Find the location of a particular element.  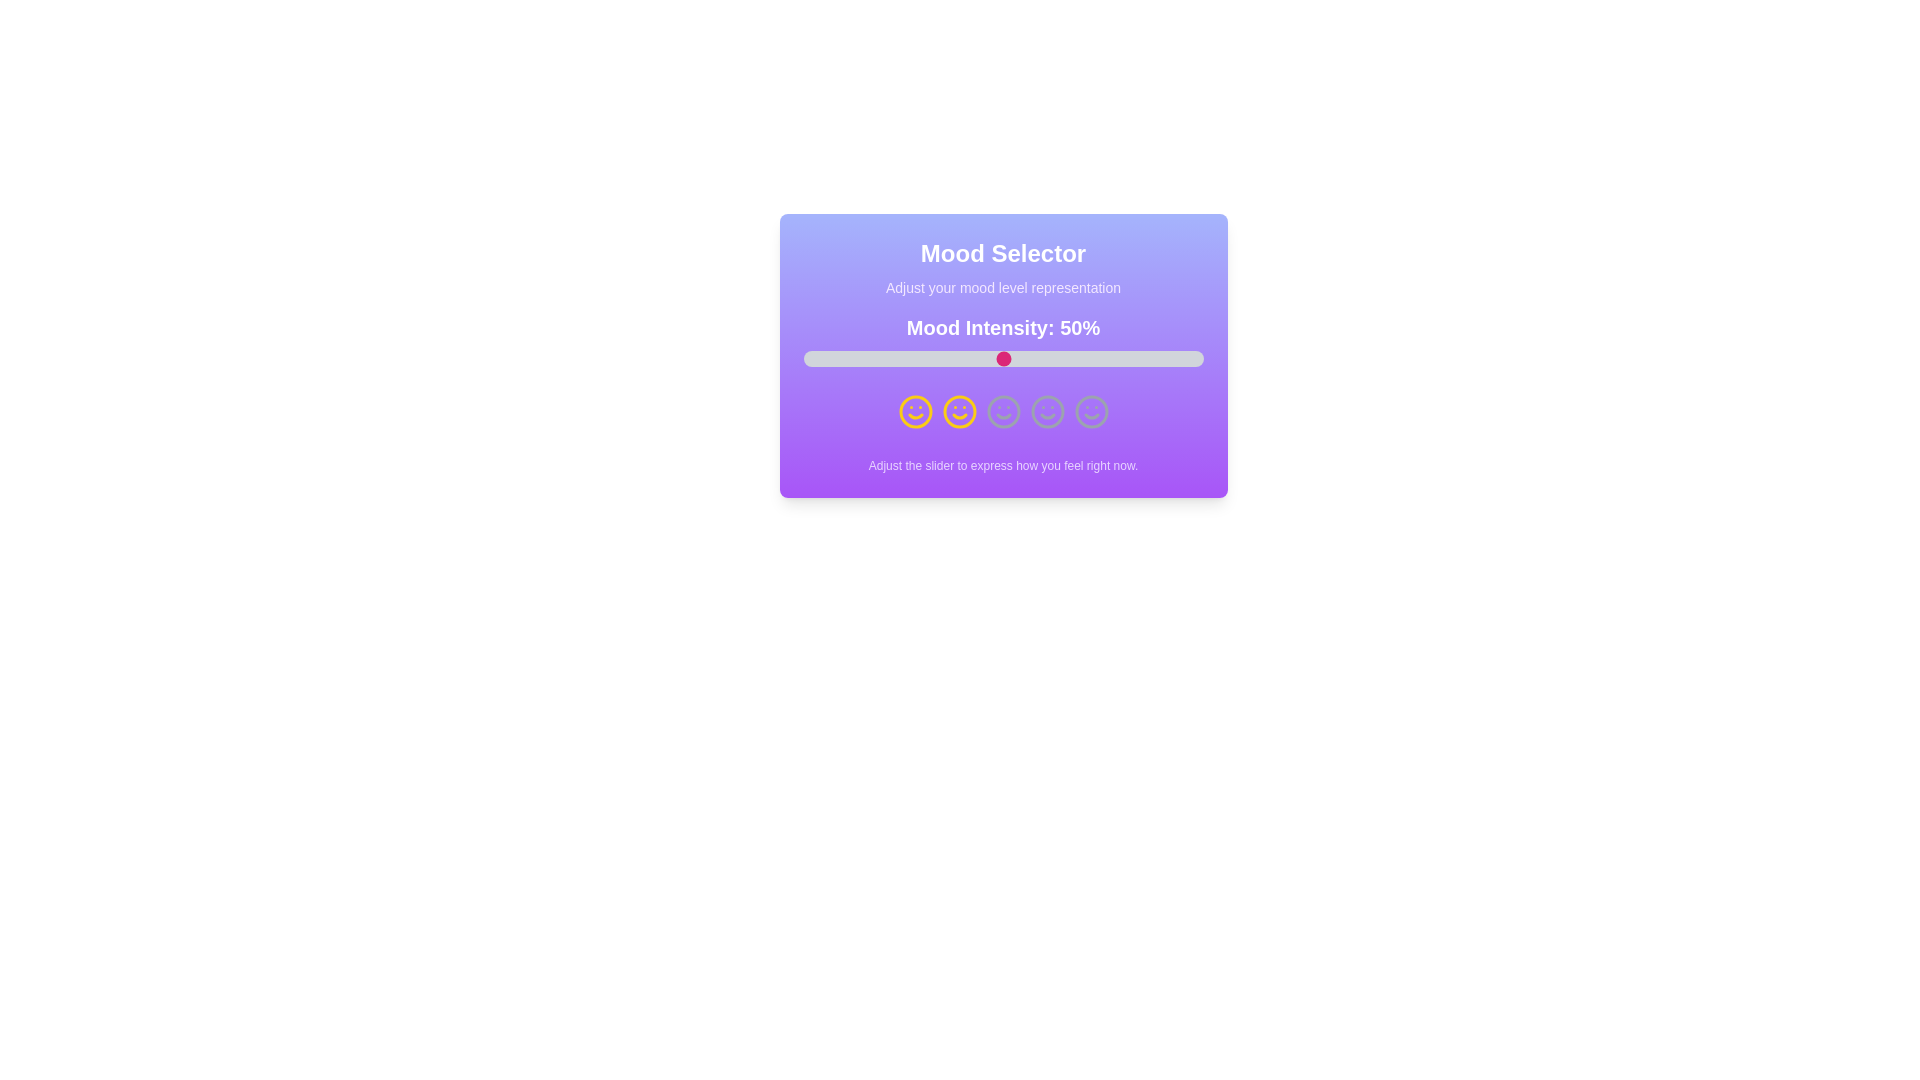

the slider to set the mood intensity to 1% is located at coordinates (807, 357).